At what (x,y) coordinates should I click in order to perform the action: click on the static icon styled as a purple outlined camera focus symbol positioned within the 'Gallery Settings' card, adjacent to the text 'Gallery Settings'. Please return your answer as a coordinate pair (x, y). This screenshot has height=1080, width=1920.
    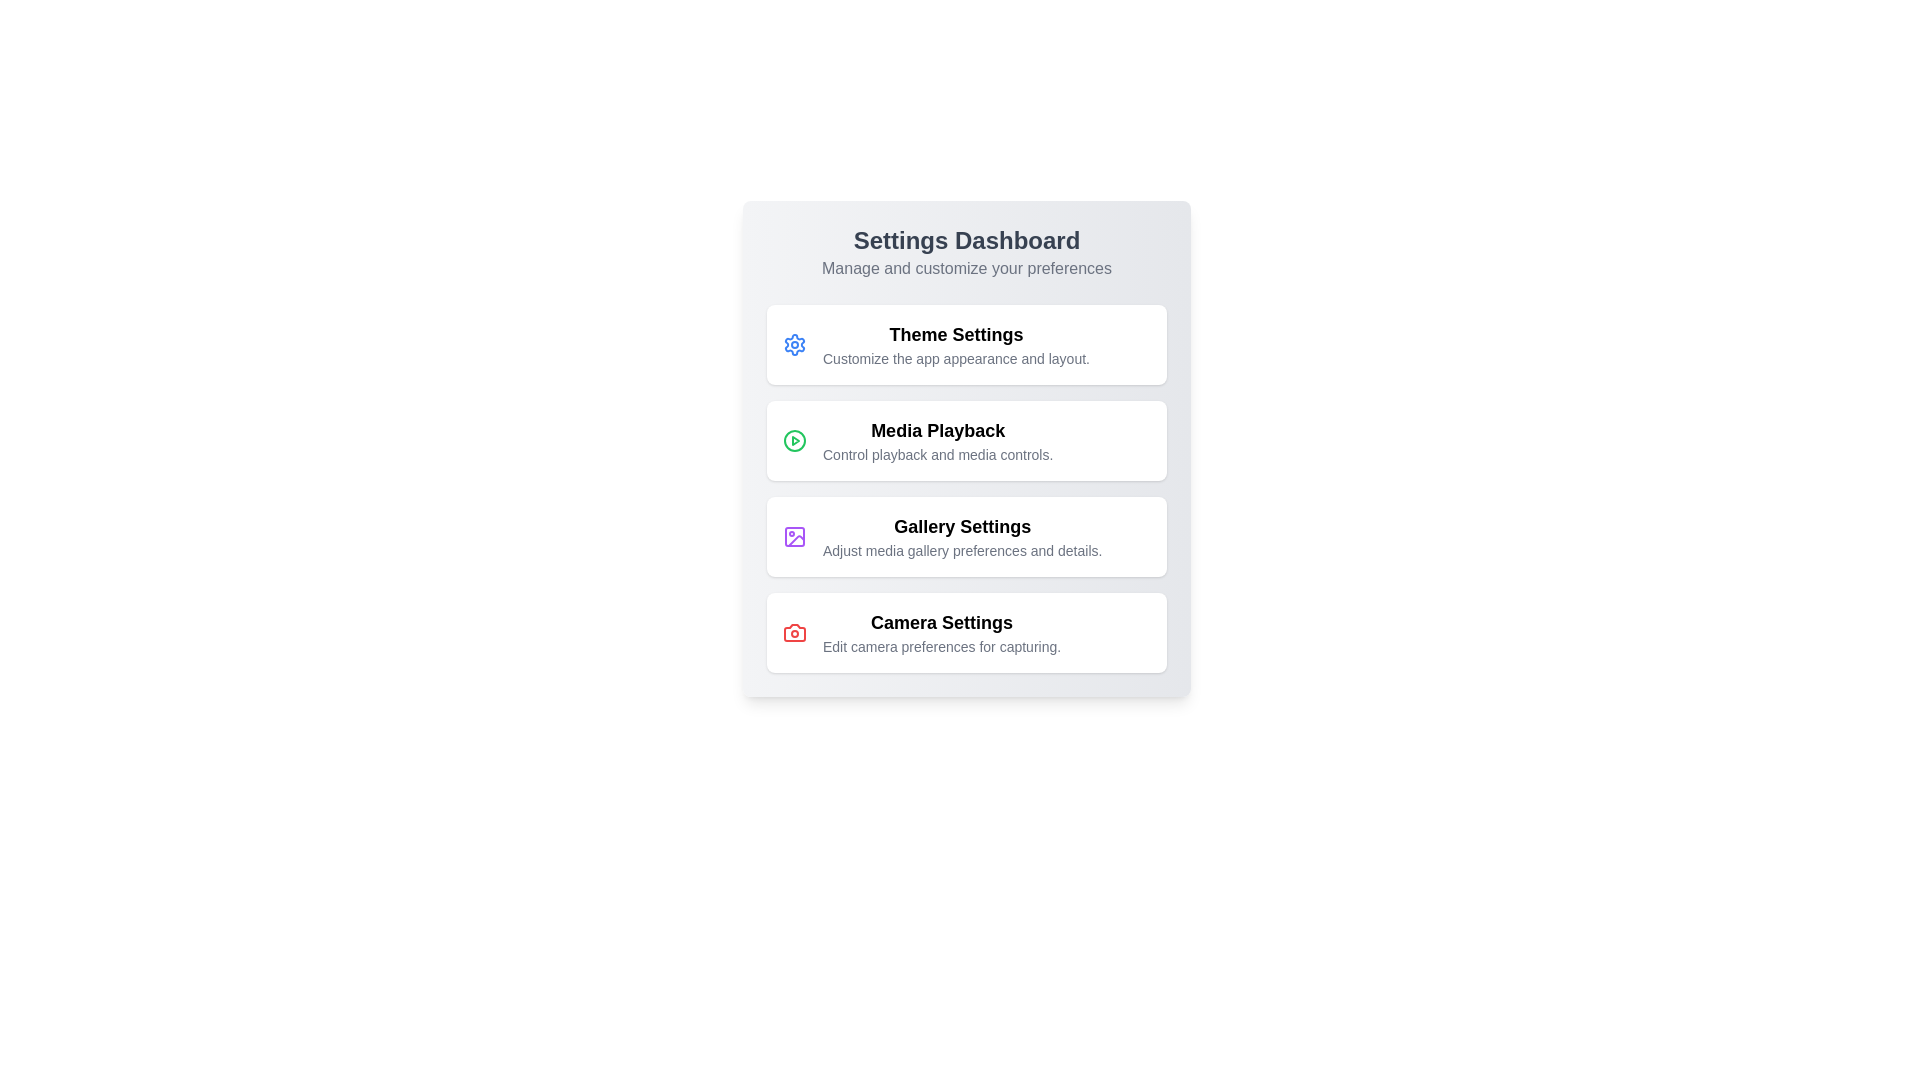
    Looking at the image, I should click on (794, 535).